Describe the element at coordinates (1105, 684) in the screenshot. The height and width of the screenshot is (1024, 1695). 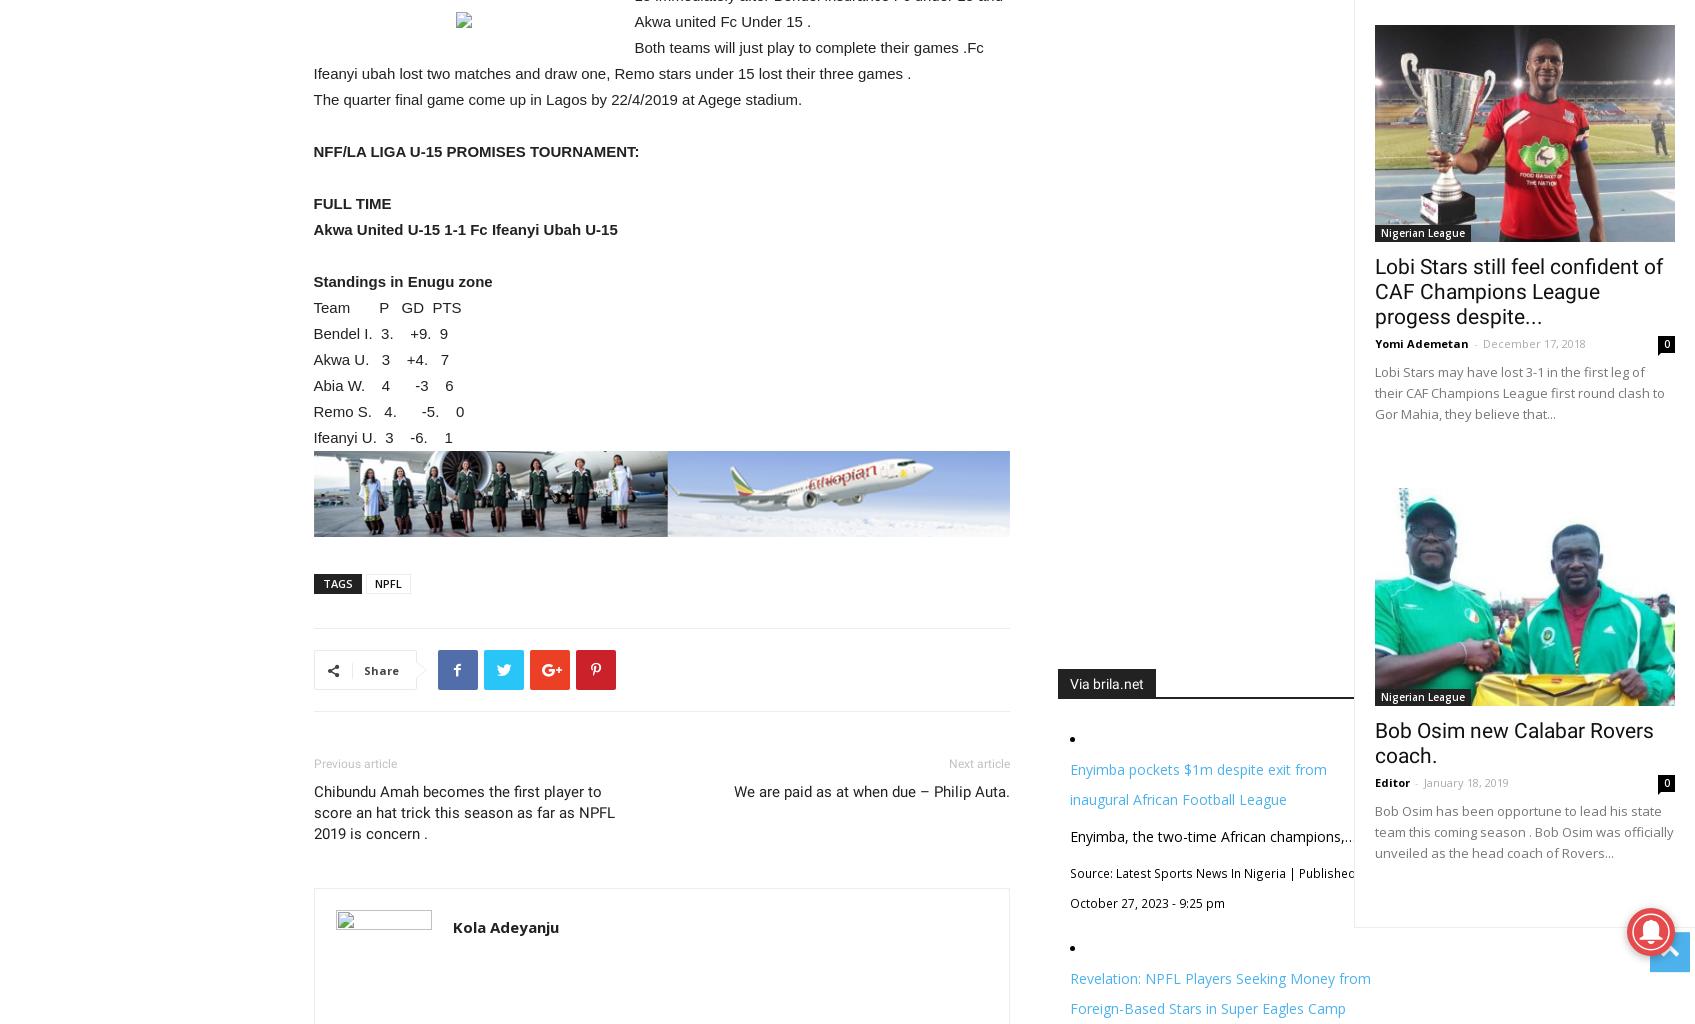
I see `'Via brila.net'` at that location.